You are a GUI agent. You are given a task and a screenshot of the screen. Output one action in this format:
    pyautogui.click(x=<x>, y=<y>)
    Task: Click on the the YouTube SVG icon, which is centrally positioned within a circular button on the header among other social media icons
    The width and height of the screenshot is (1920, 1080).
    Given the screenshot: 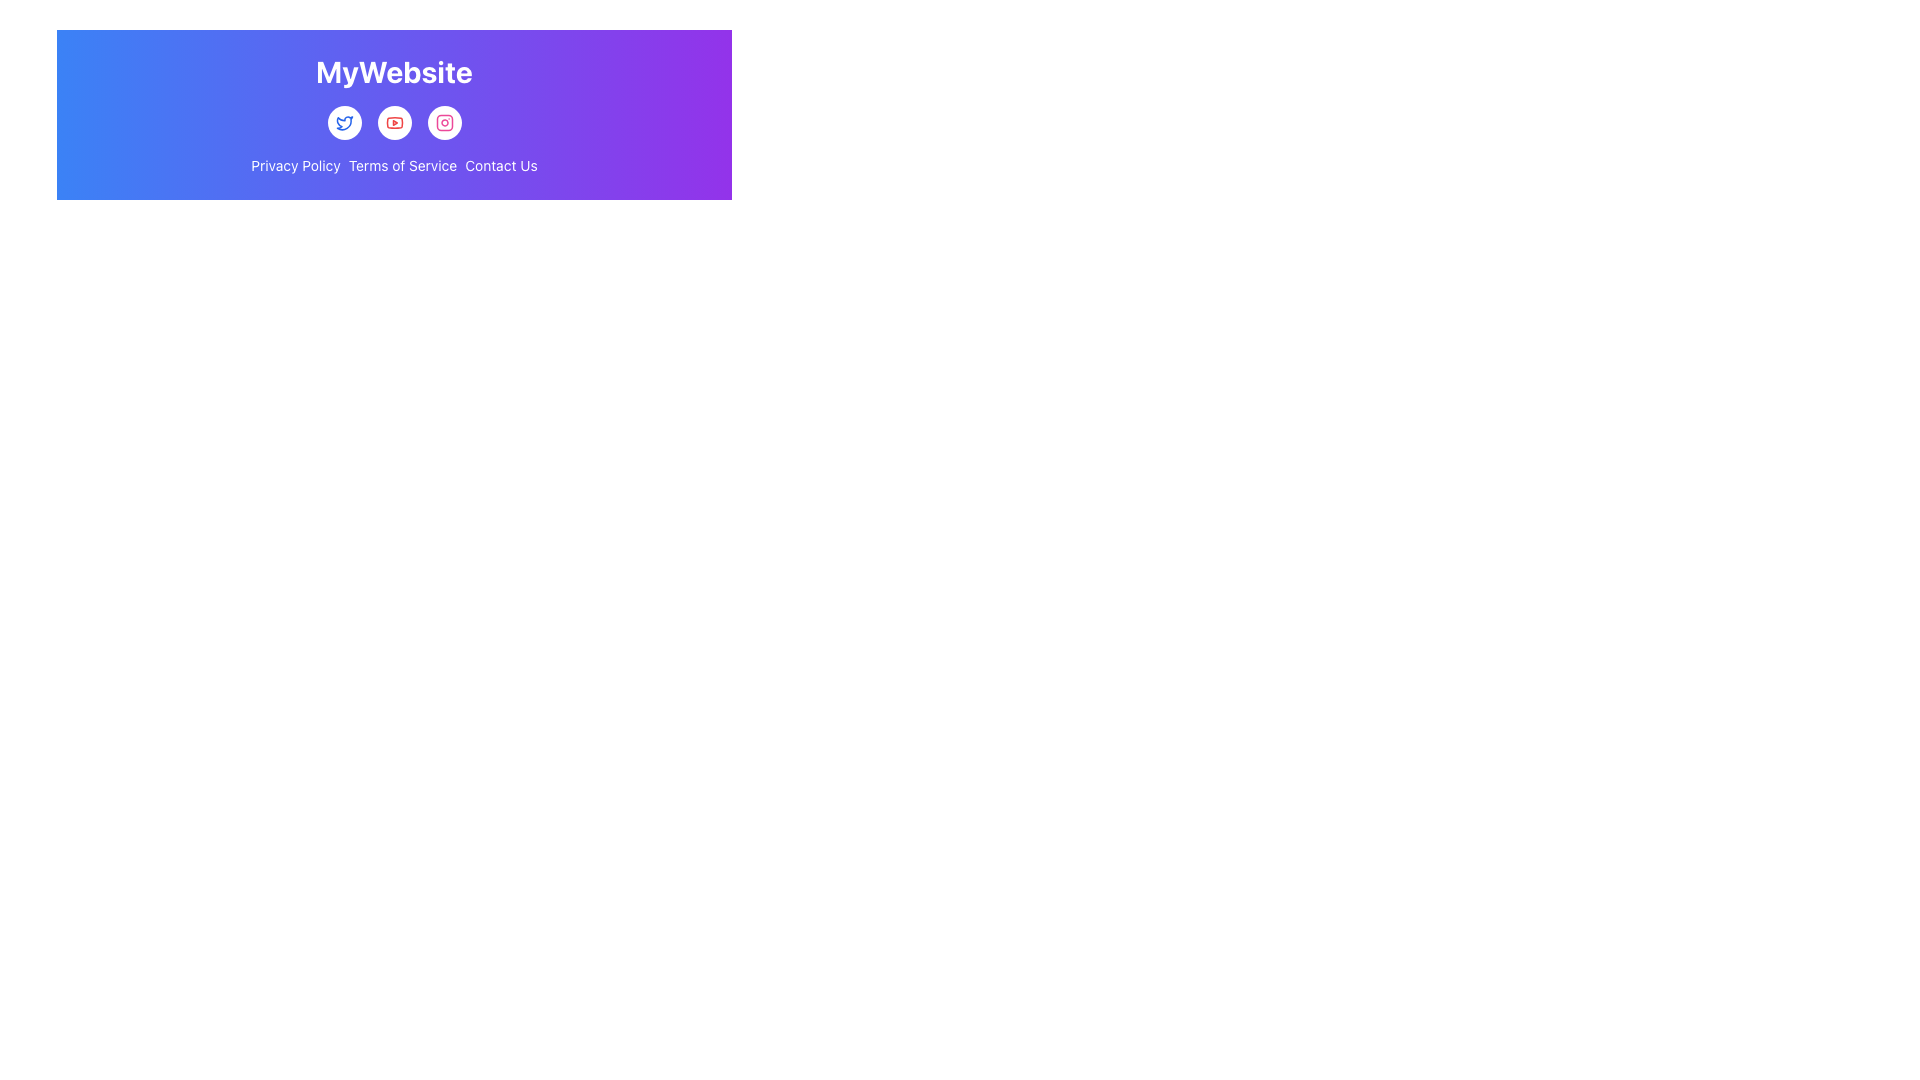 What is the action you would take?
    pyautogui.click(x=394, y=123)
    